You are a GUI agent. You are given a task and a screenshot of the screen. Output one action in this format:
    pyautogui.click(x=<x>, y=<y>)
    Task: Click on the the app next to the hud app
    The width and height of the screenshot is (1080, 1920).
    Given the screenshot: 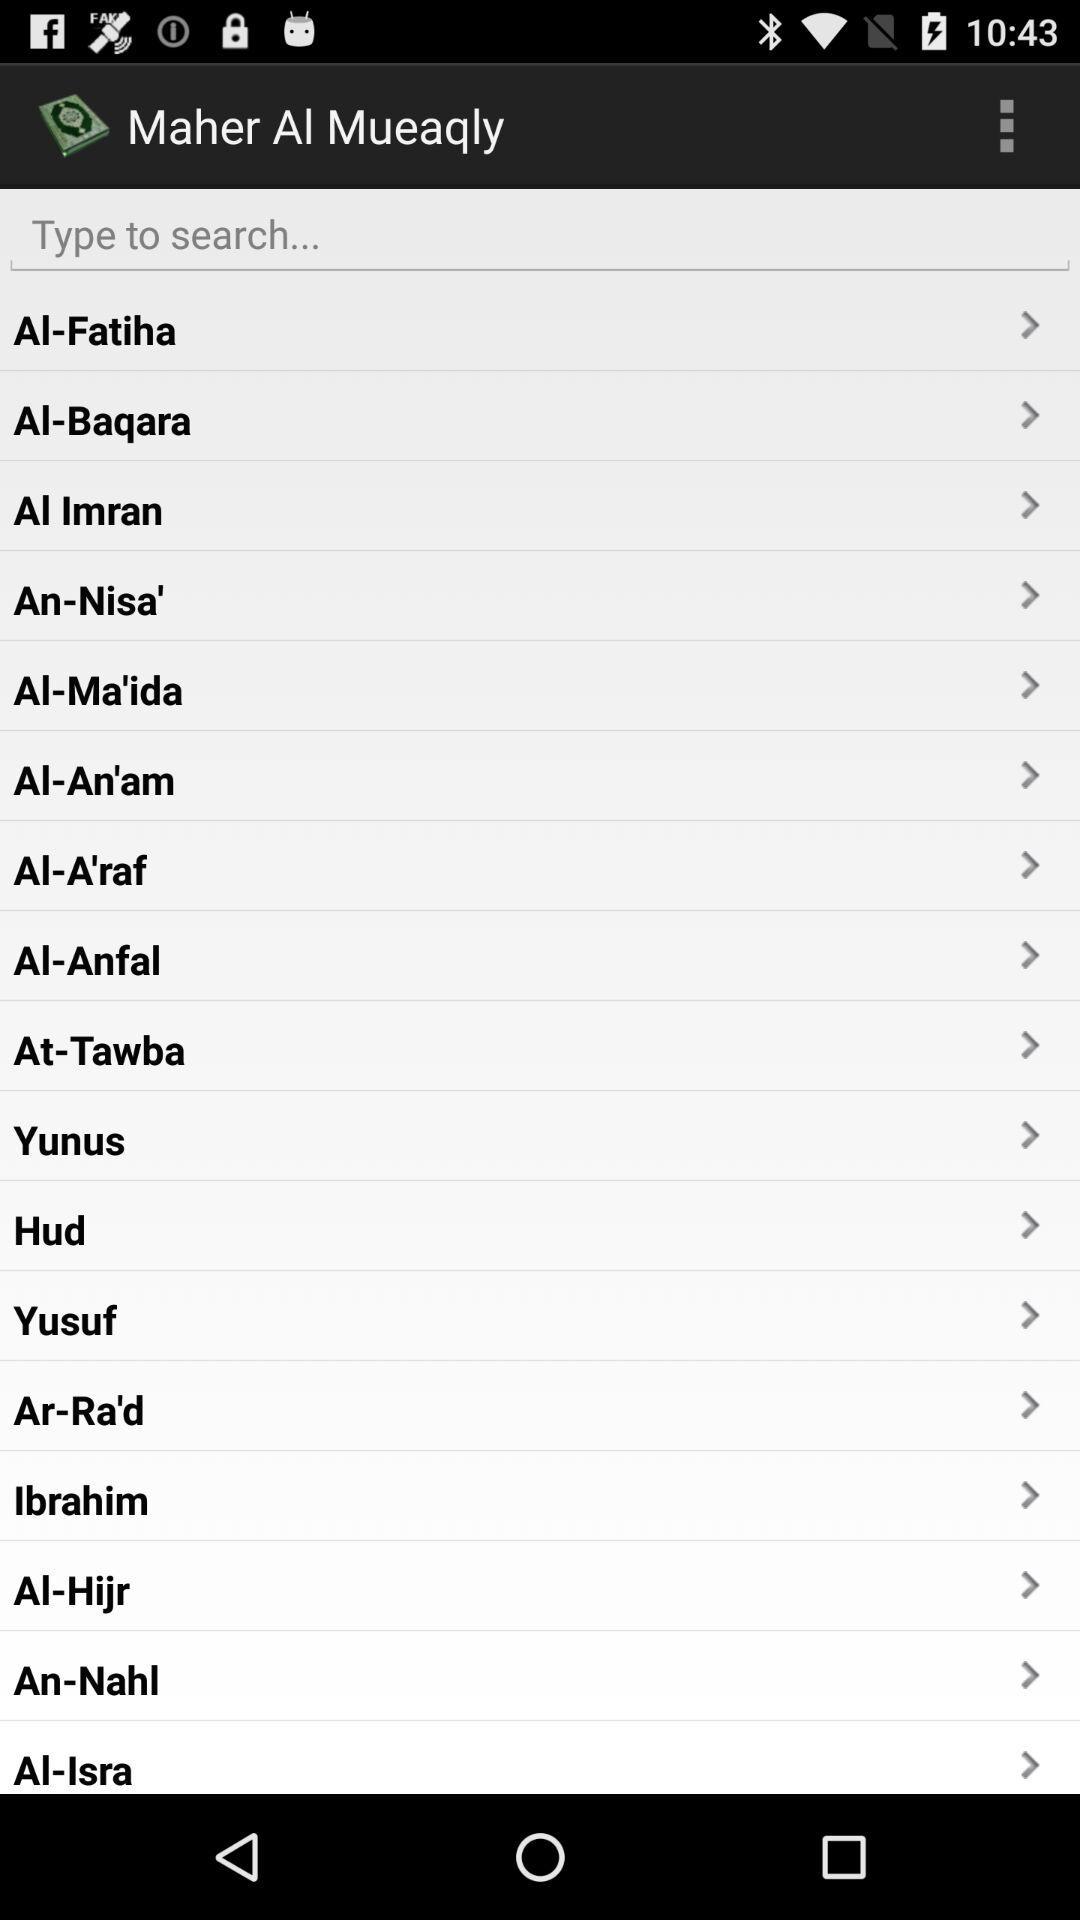 What is the action you would take?
    pyautogui.click(x=1028, y=1224)
    